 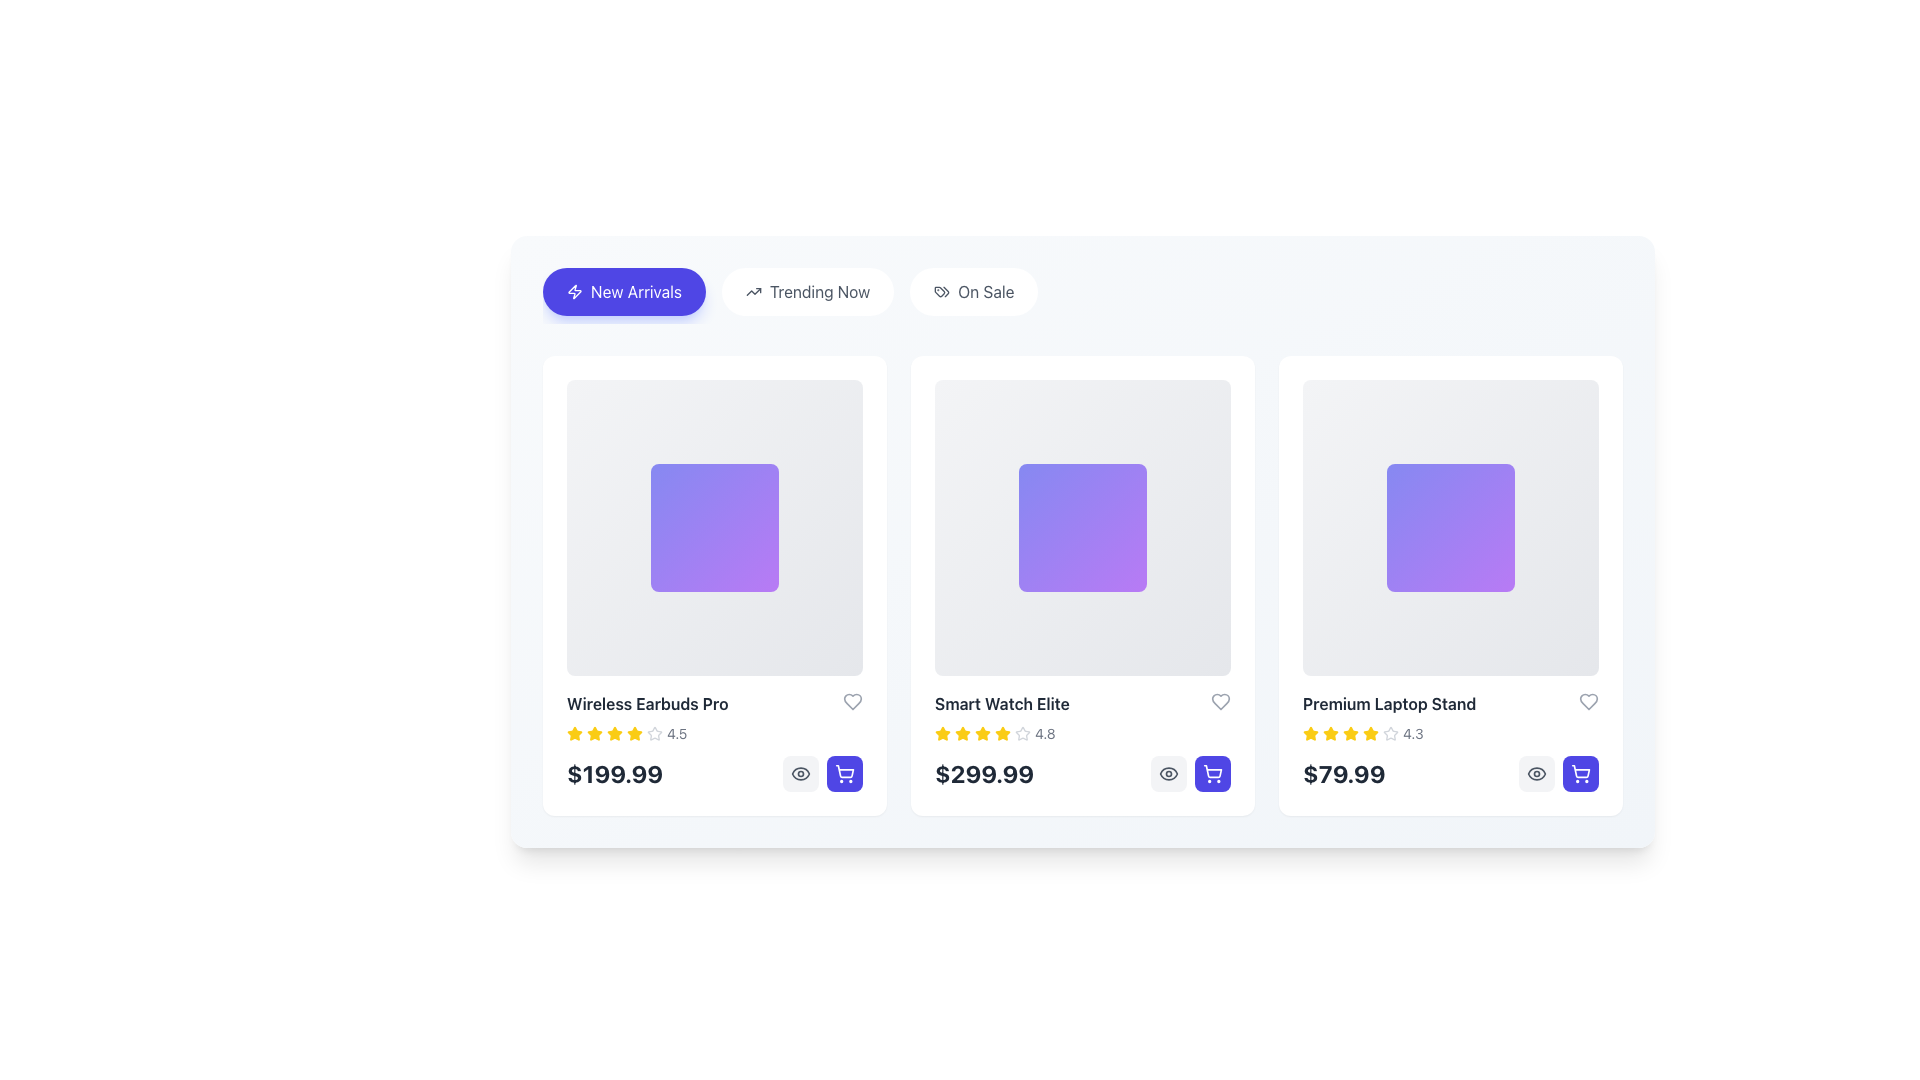 What do you see at coordinates (1219, 701) in the screenshot?
I see `the heart-shaped favorite button located at the top-right corner of the 'Smart Watch Elite' product card` at bounding box center [1219, 701].